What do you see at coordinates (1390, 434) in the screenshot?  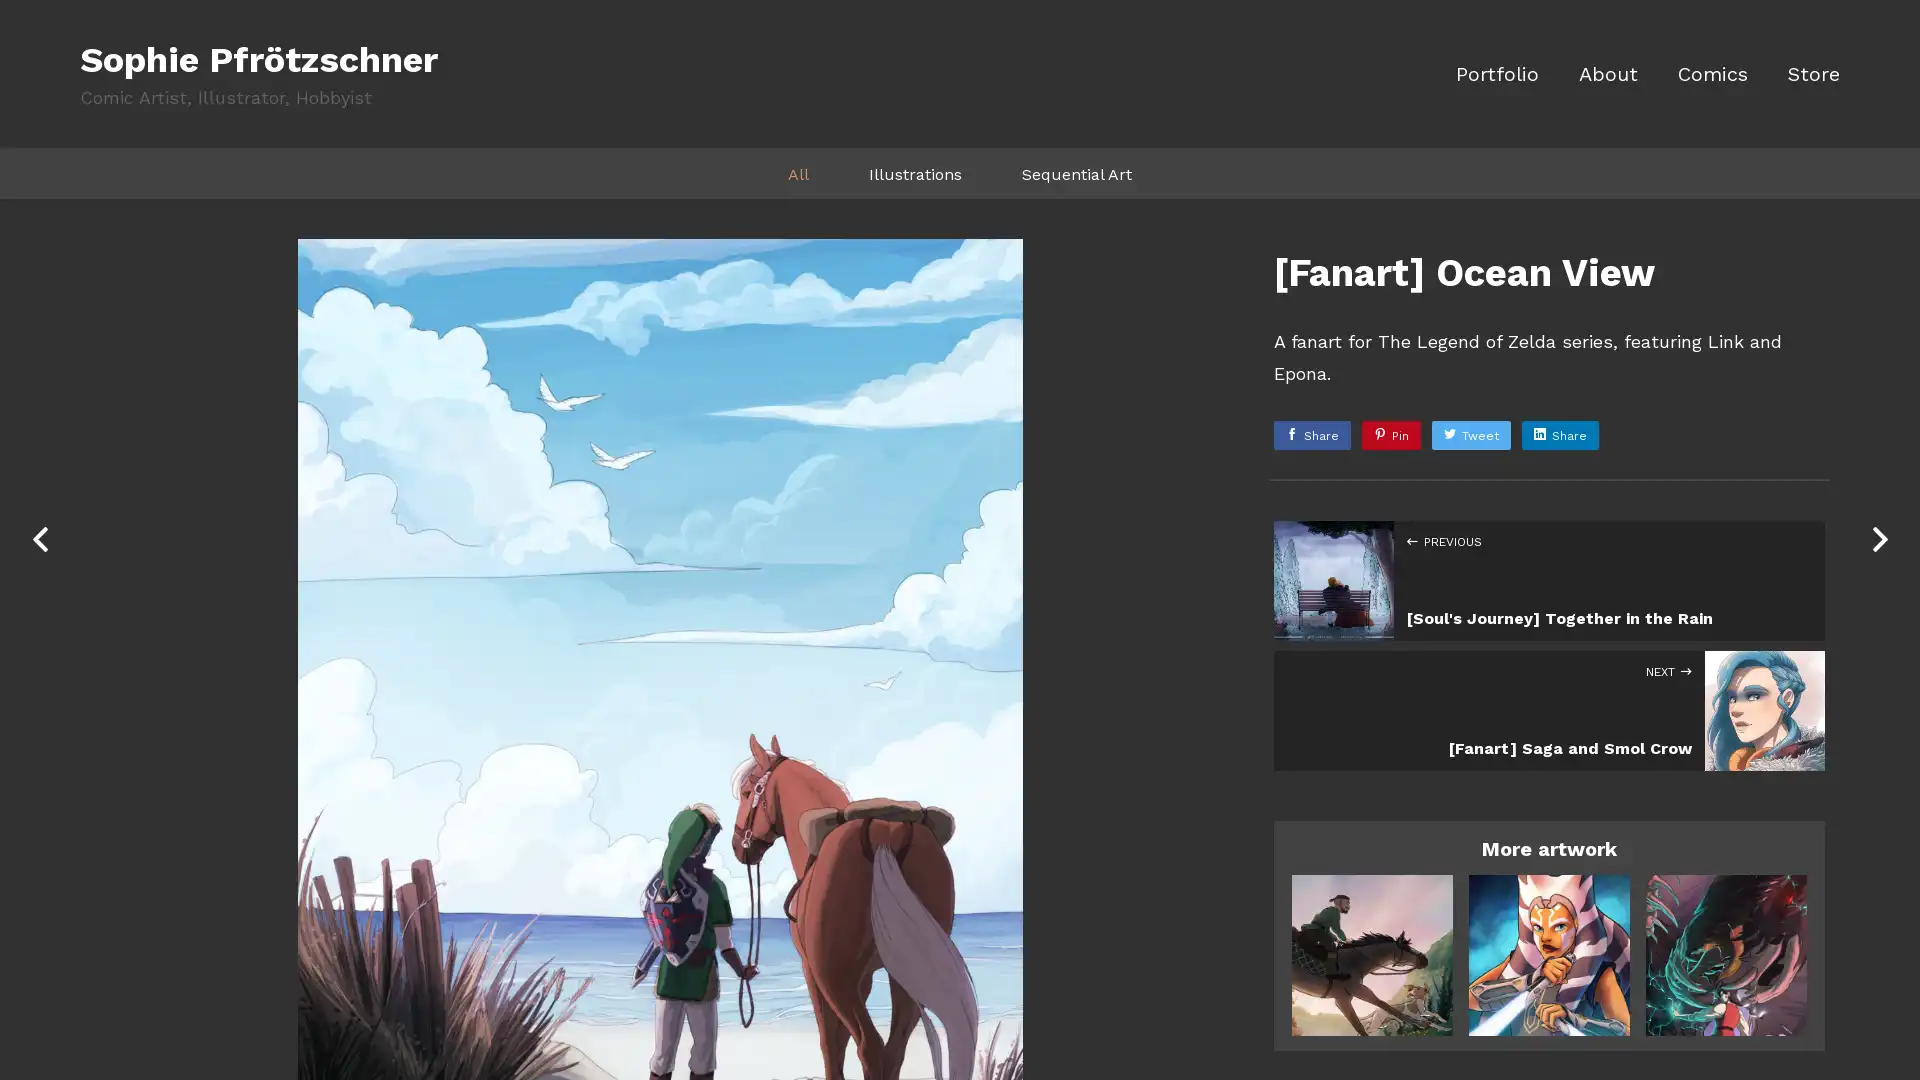 I see `Pin` at bounding box center [1390, 434].